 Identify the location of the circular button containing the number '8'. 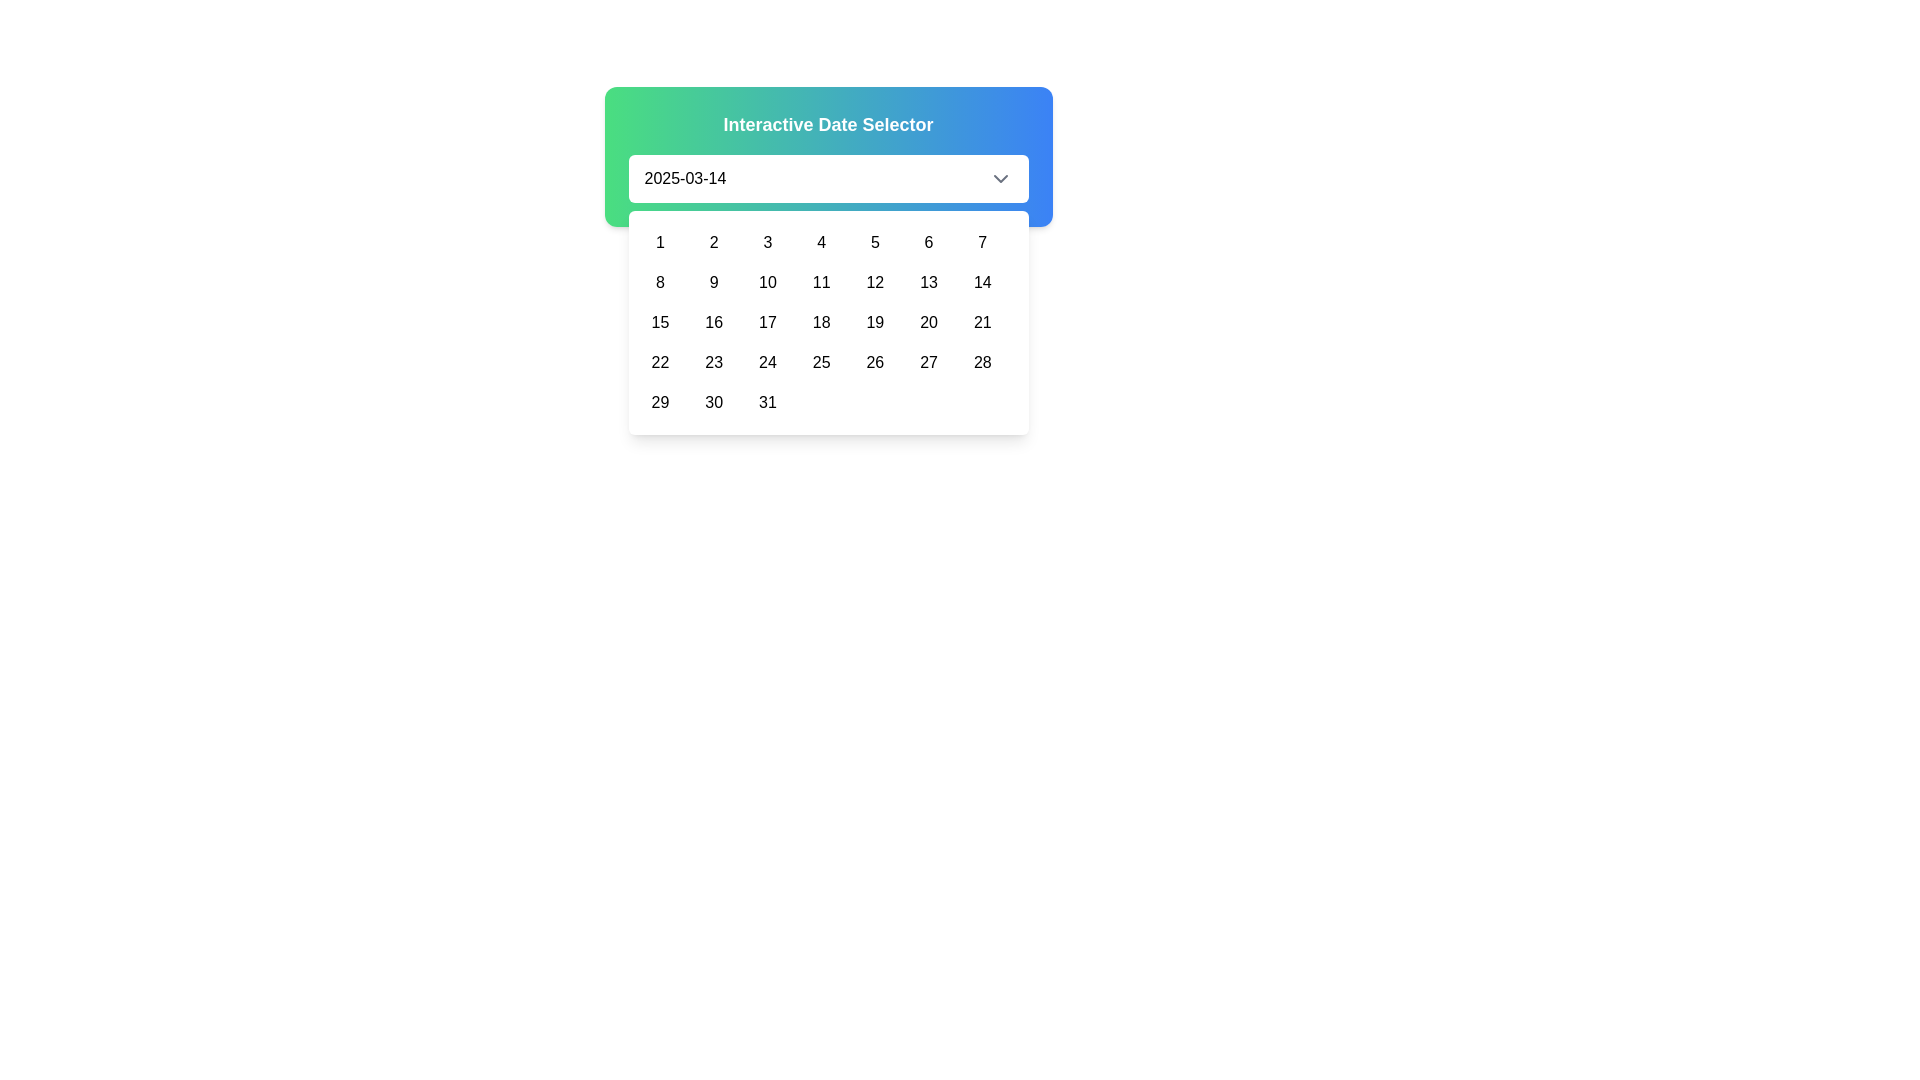
(660, 282).